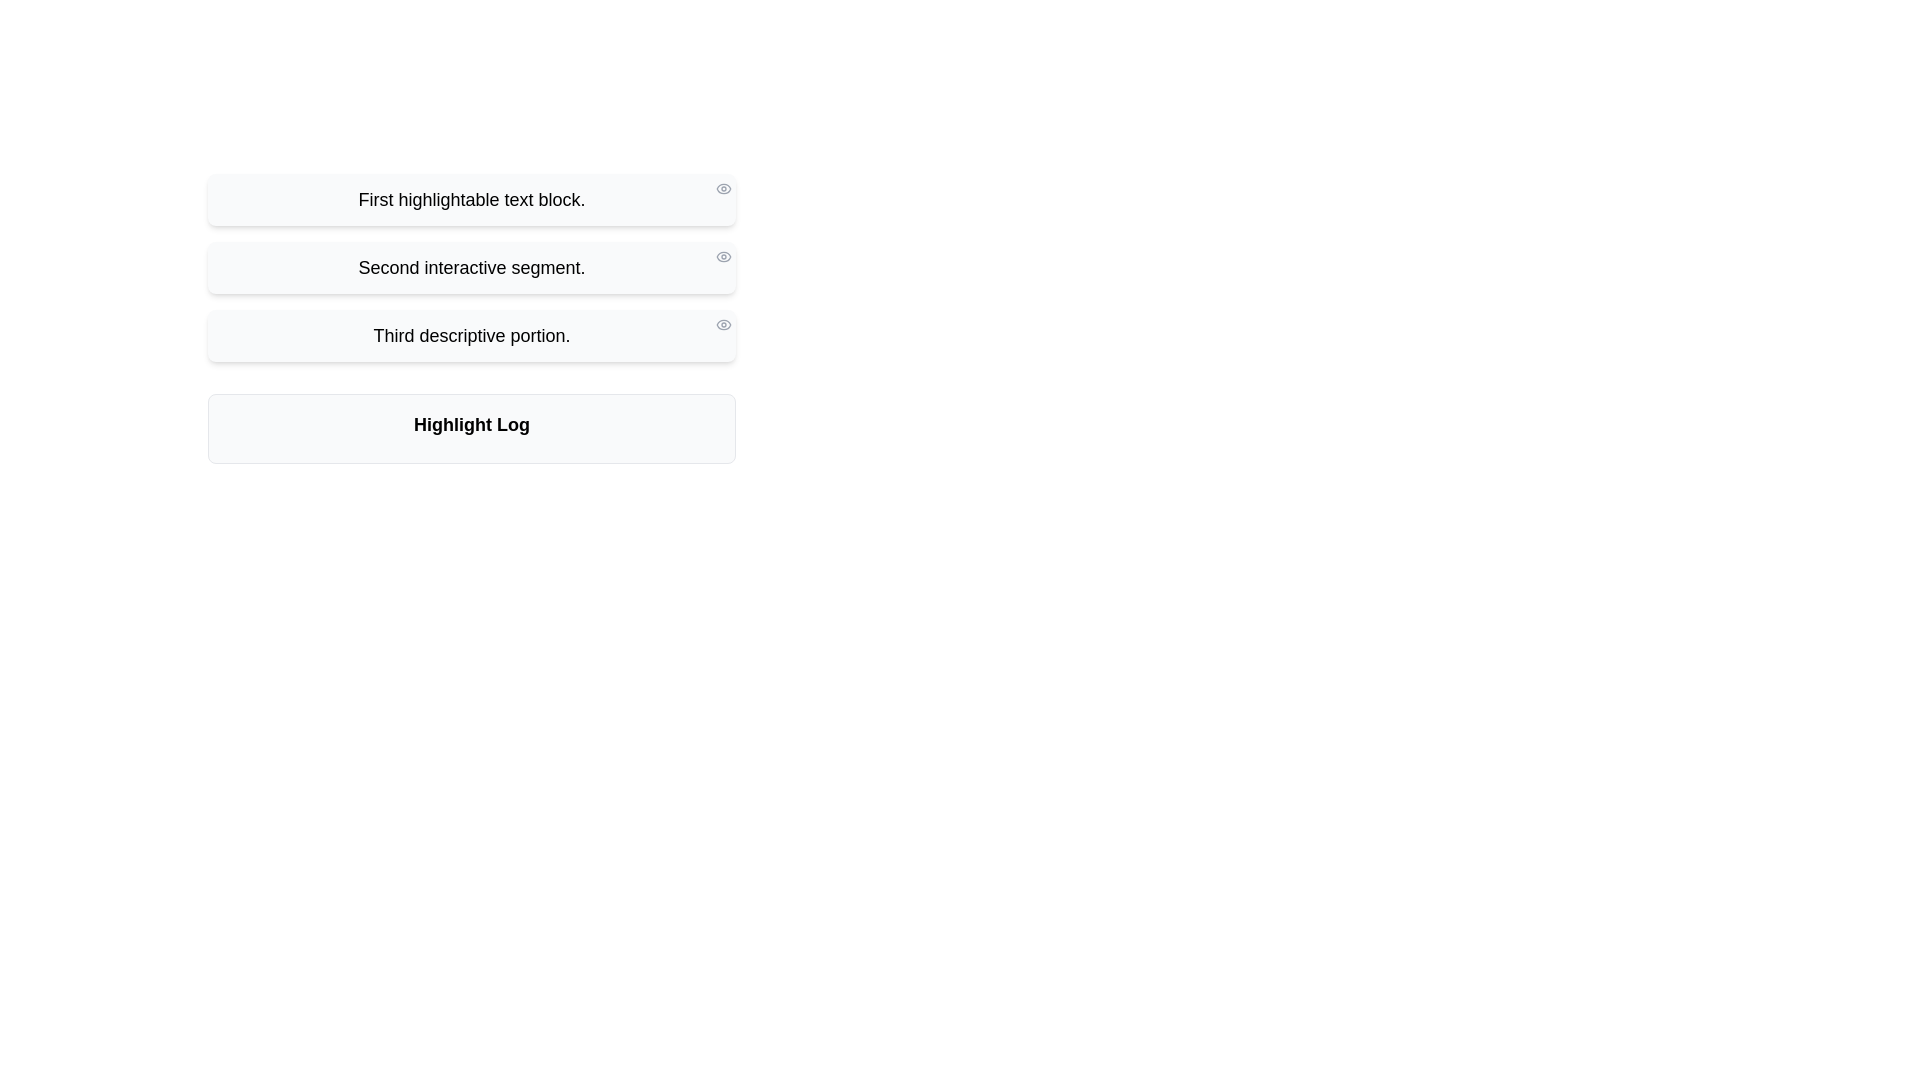 The image size is (1920, 1080). Describe the element at coordinates (723, 188) in the screenshot. I see `the visibility toggle icon located at the upper-right corner of the first highlightable text block containing 'First highlightable text block'` at that location.